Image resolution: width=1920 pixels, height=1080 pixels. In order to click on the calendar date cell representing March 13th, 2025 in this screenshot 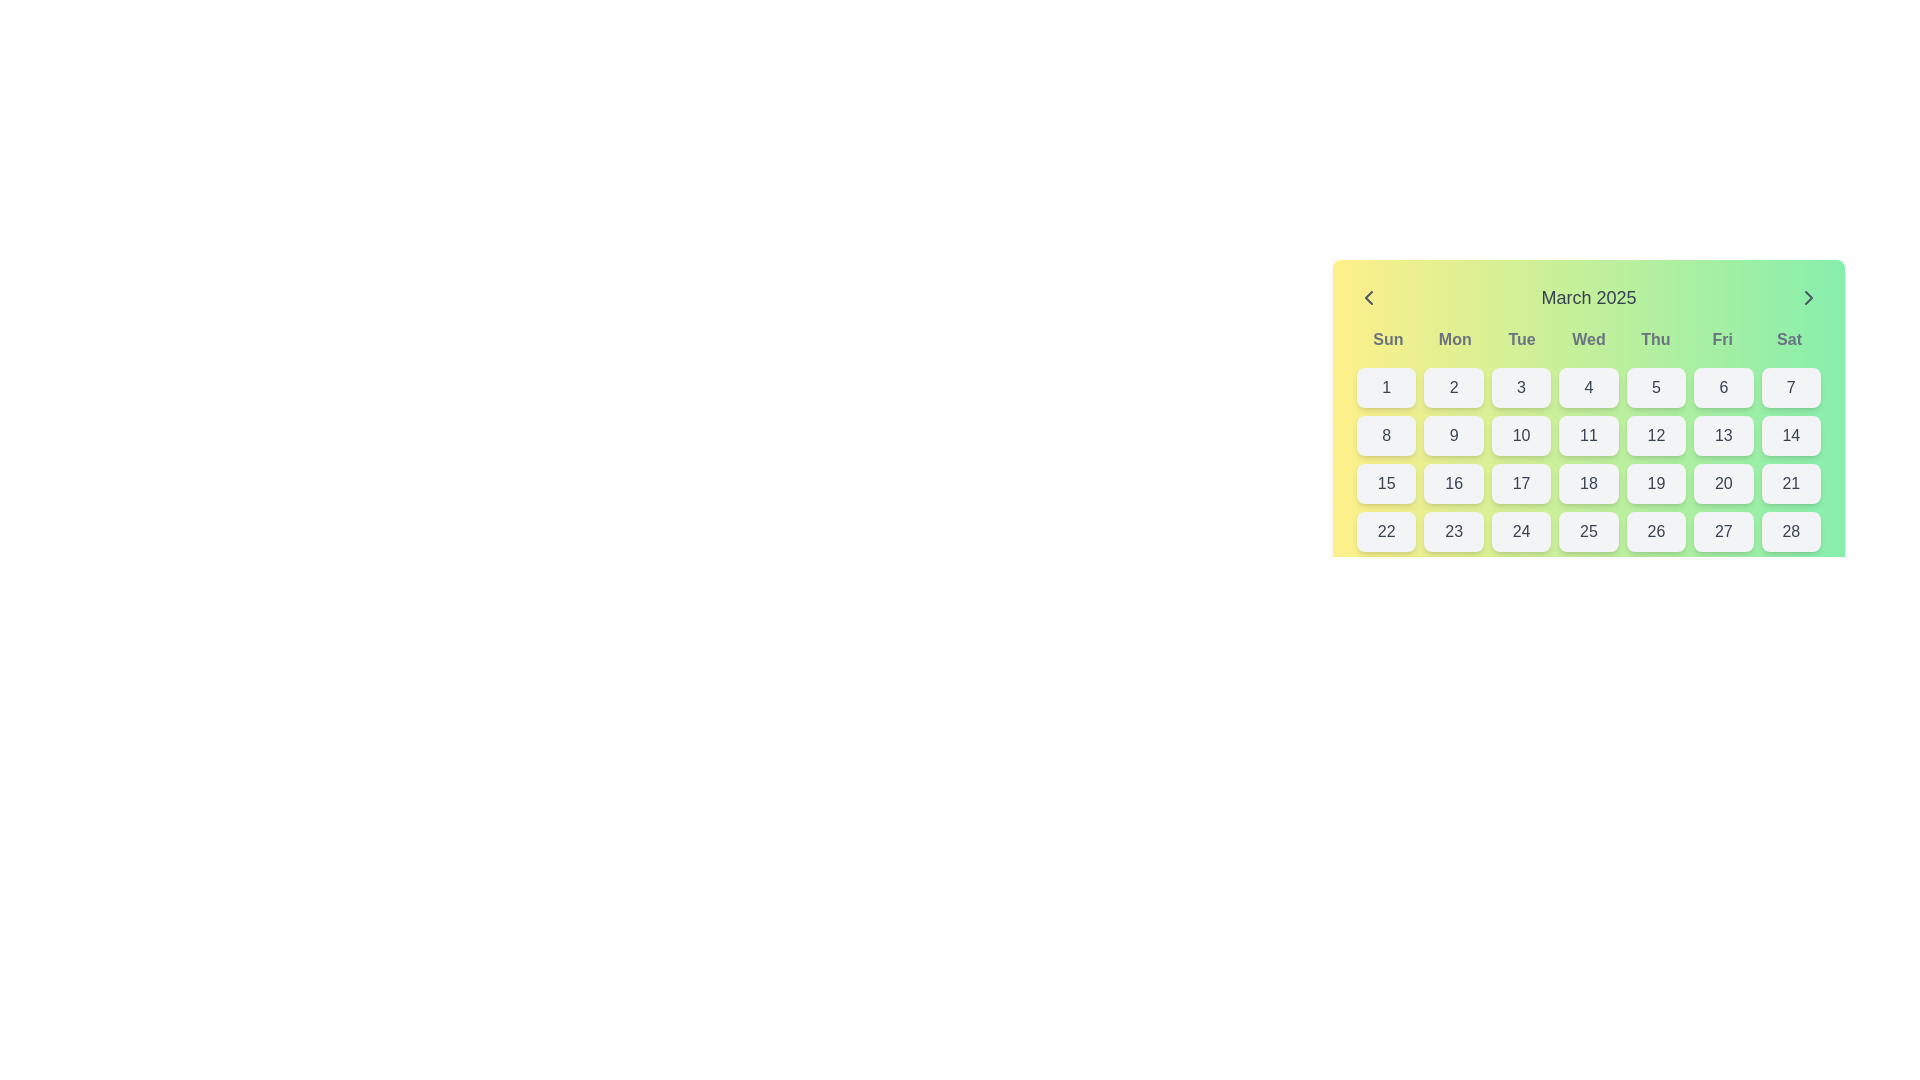, I will do `click(1722, 434)`.